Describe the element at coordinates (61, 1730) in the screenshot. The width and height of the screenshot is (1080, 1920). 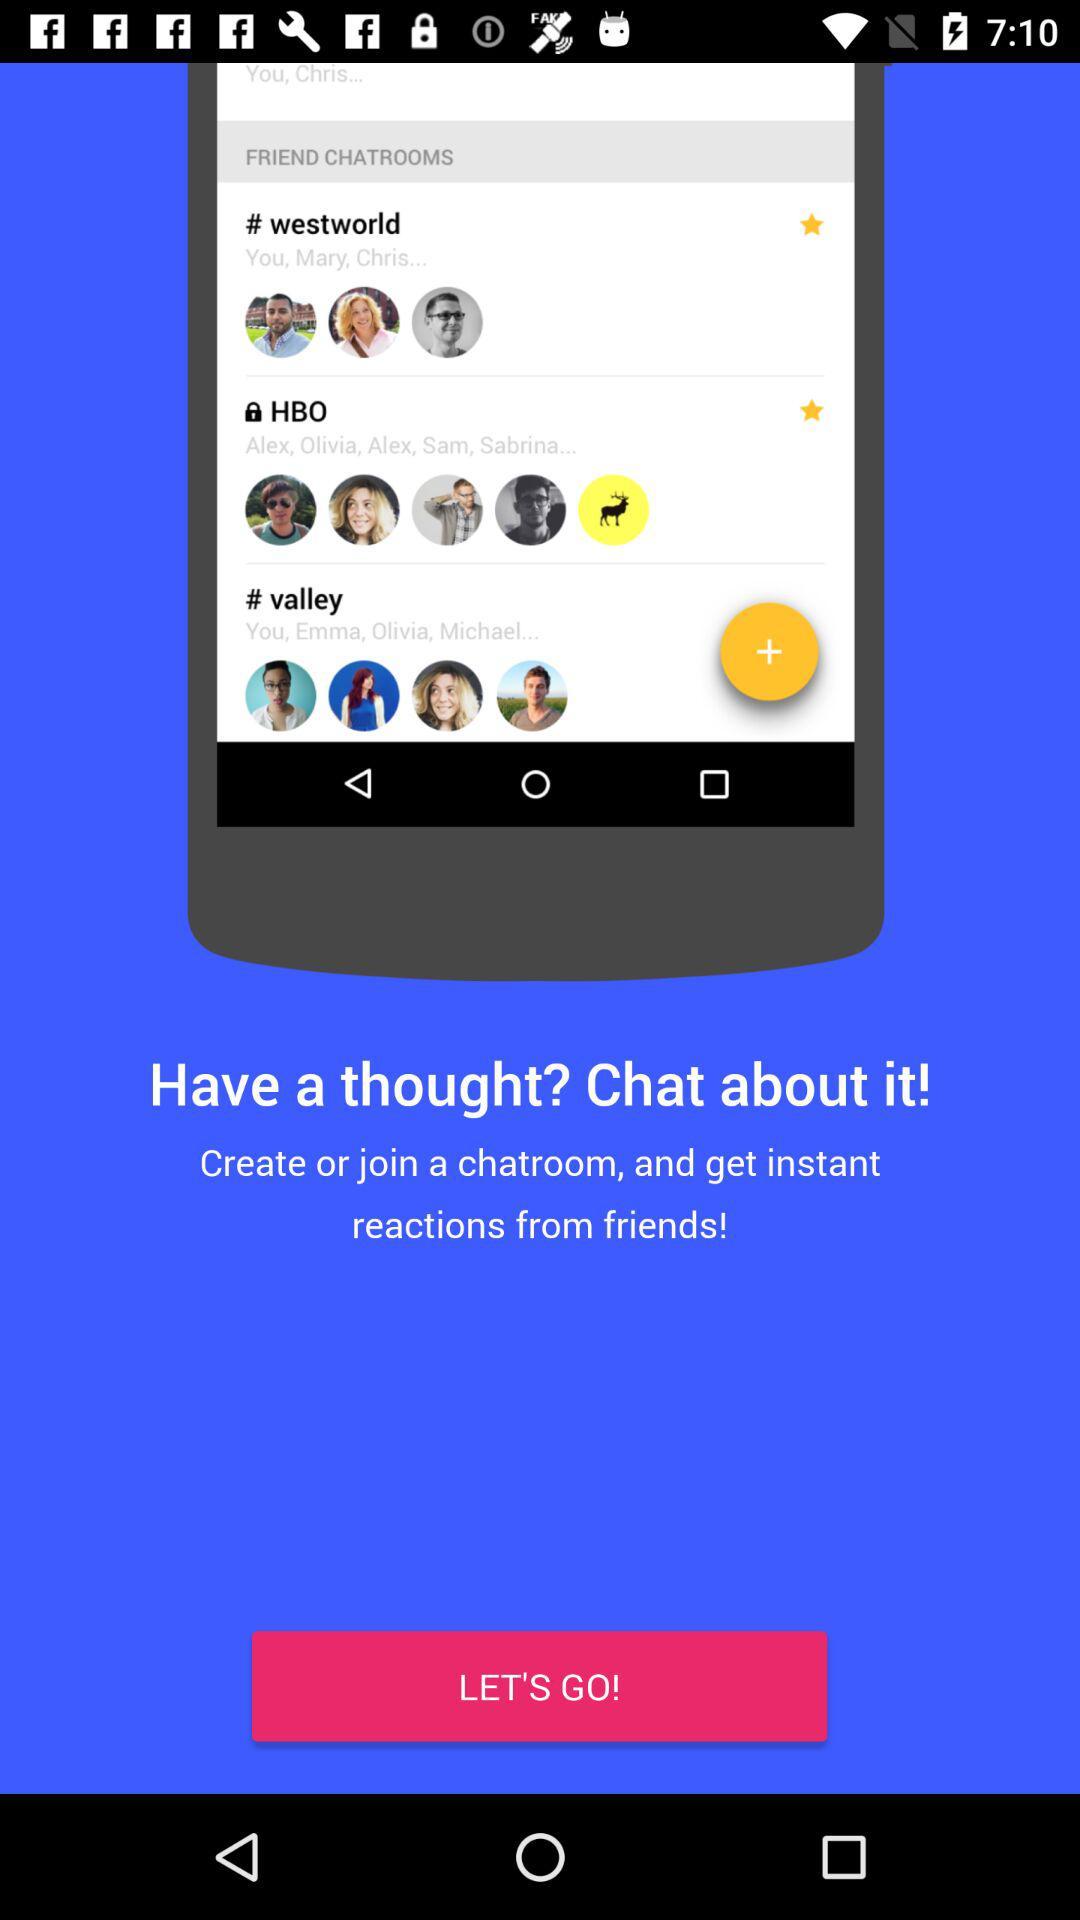
I see `the icon to the left of let's go! item` at that location.